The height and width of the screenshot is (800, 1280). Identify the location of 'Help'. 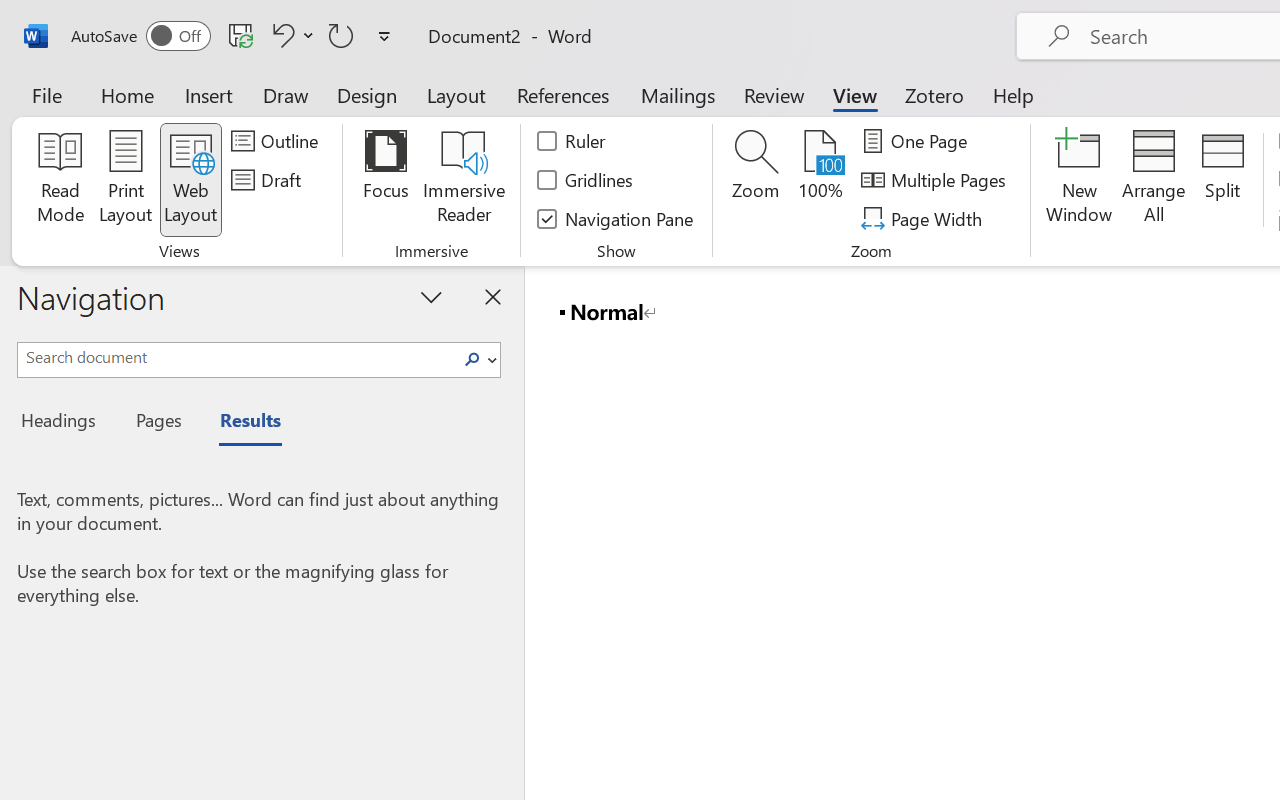
(1013, 94).